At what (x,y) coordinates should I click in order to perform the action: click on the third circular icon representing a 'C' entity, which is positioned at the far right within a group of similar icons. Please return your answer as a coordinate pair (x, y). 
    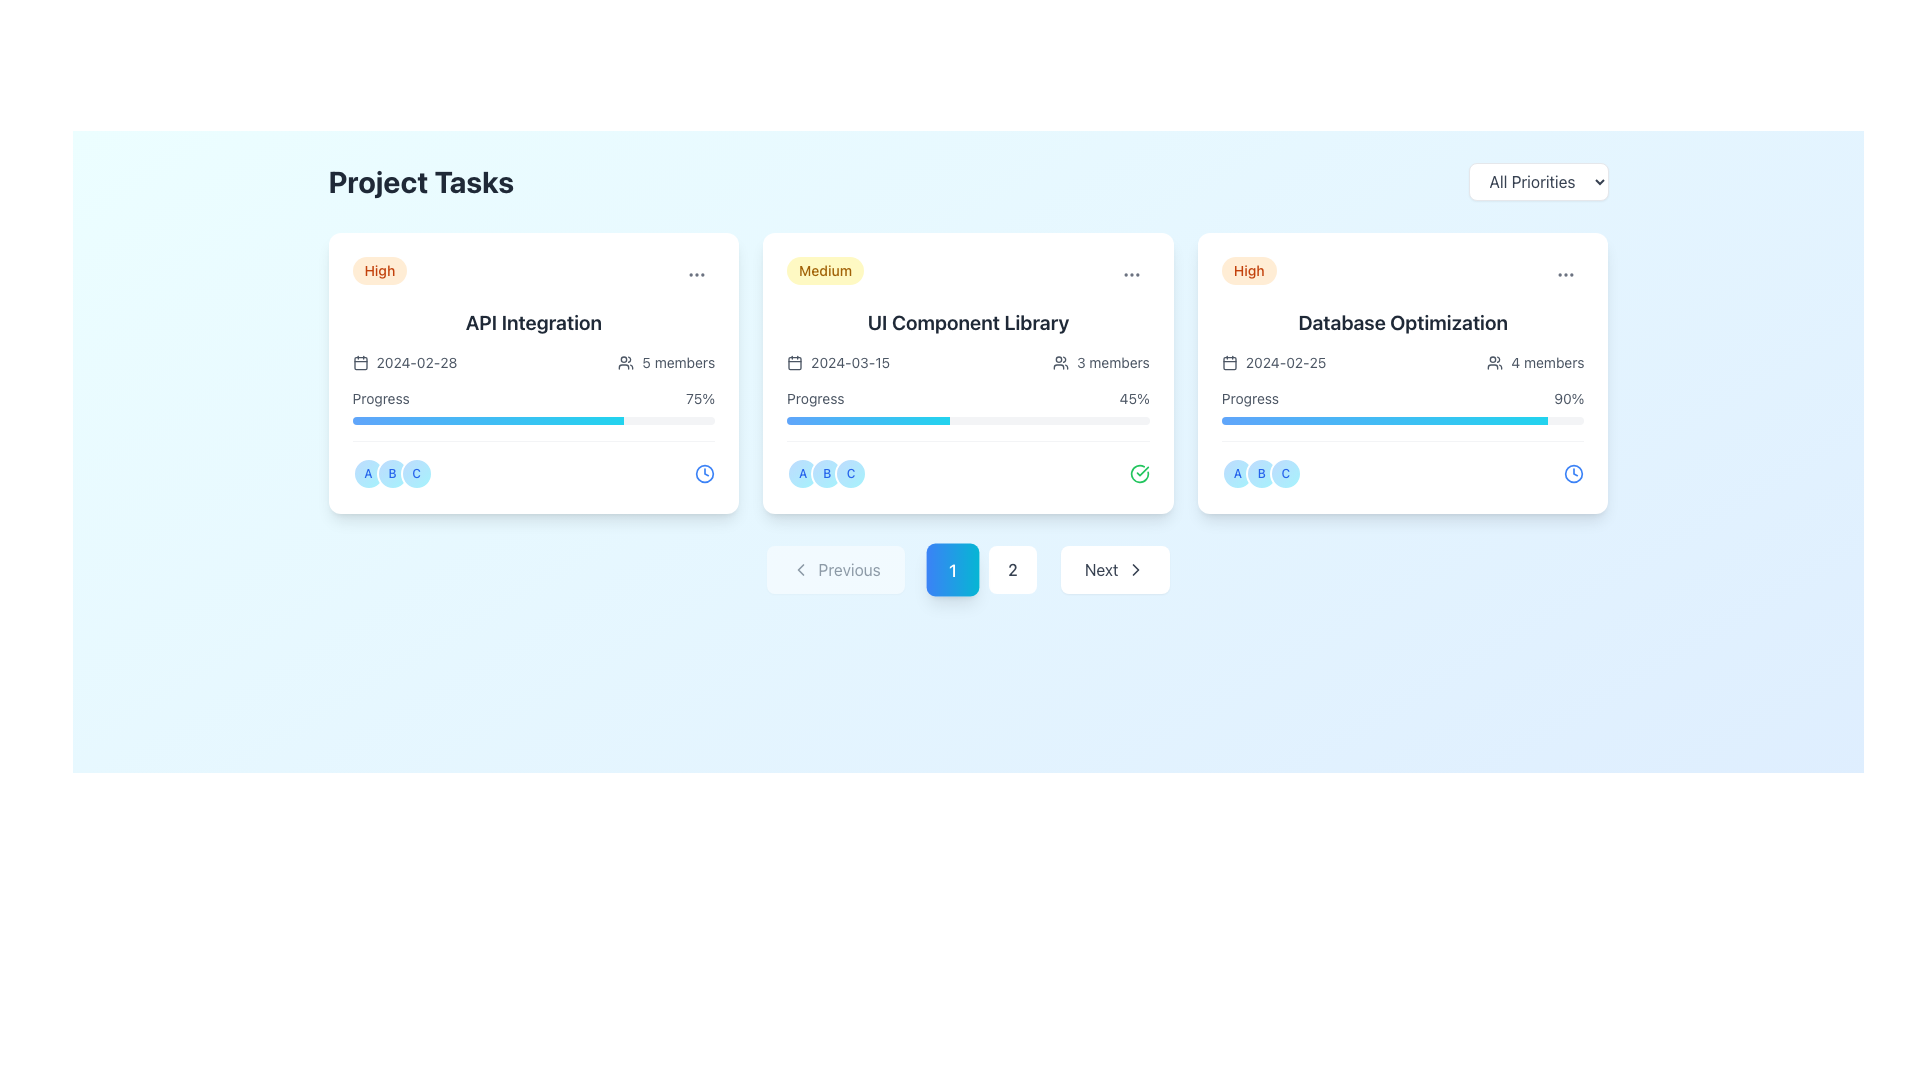
    Looking at the image, I should click on (1285, 474).